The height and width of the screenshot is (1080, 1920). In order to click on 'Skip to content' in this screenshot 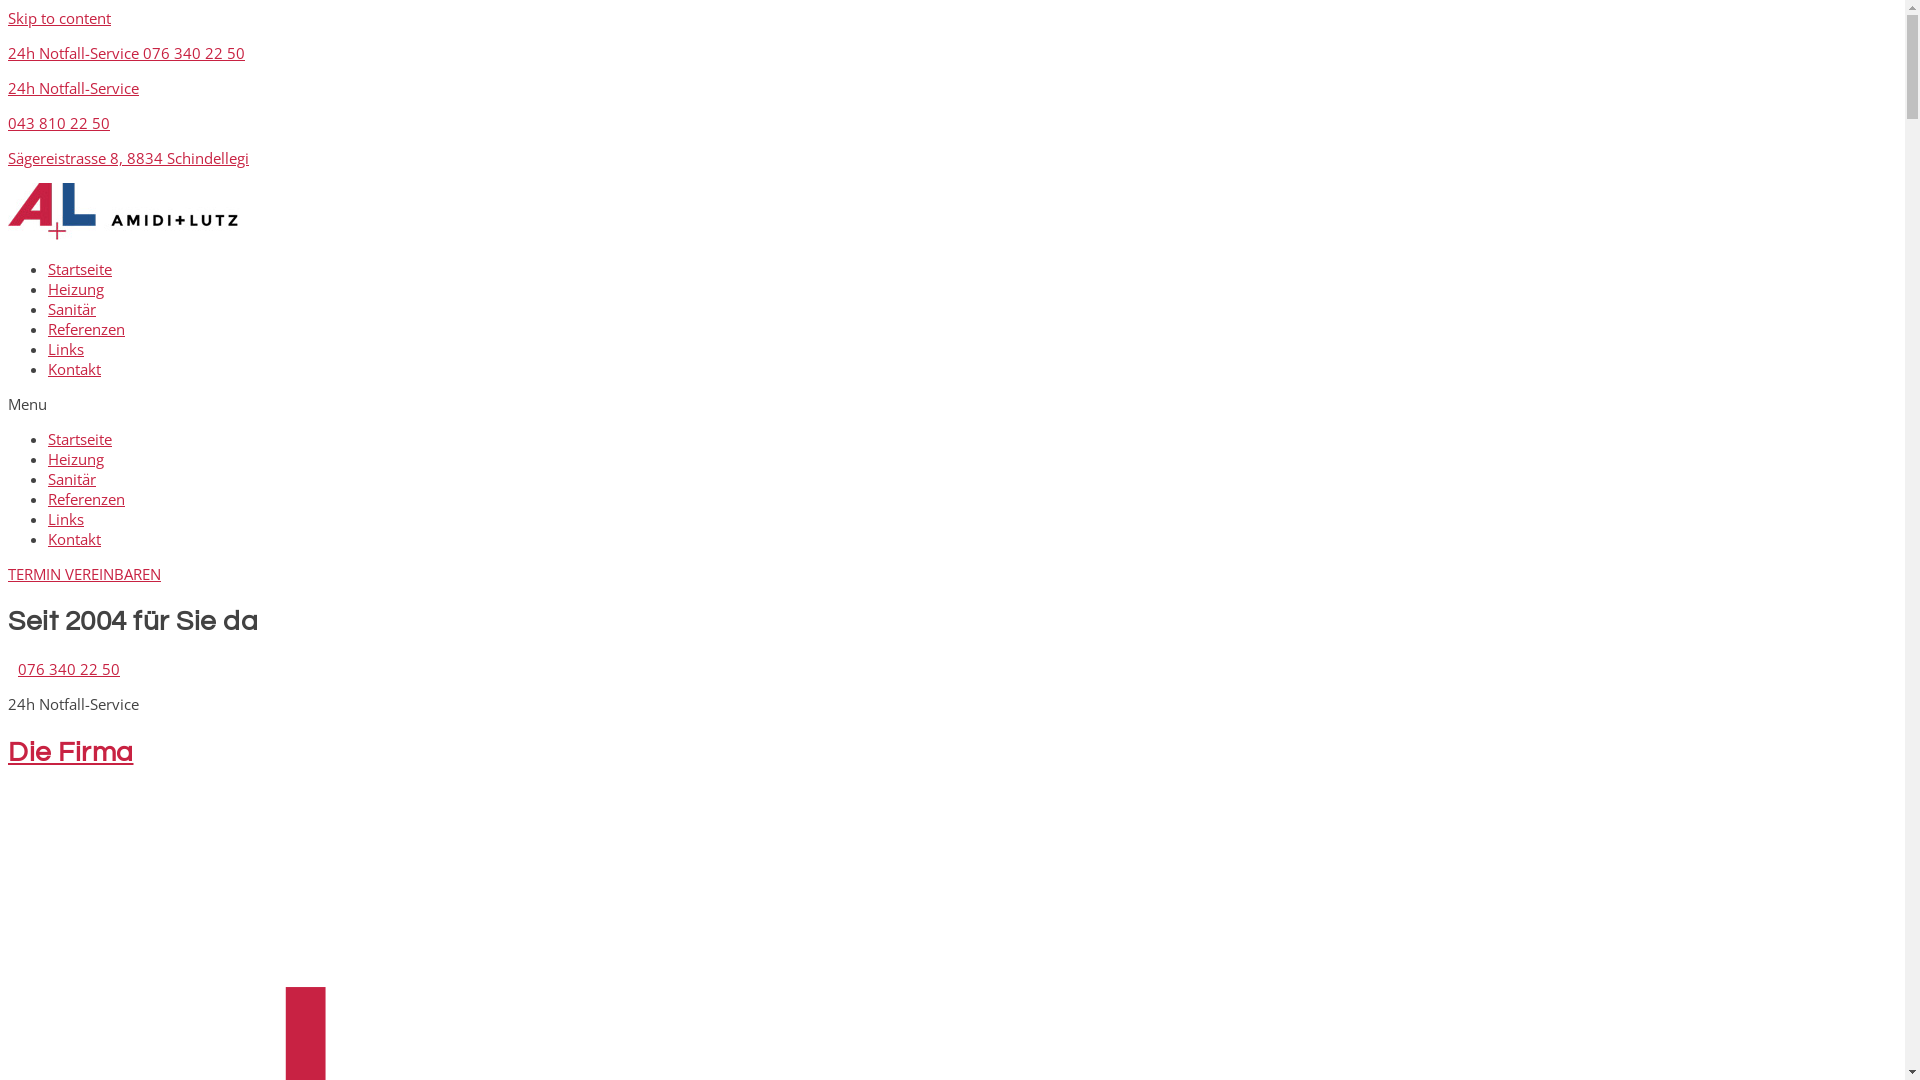, I will do `click(59, 18)`.